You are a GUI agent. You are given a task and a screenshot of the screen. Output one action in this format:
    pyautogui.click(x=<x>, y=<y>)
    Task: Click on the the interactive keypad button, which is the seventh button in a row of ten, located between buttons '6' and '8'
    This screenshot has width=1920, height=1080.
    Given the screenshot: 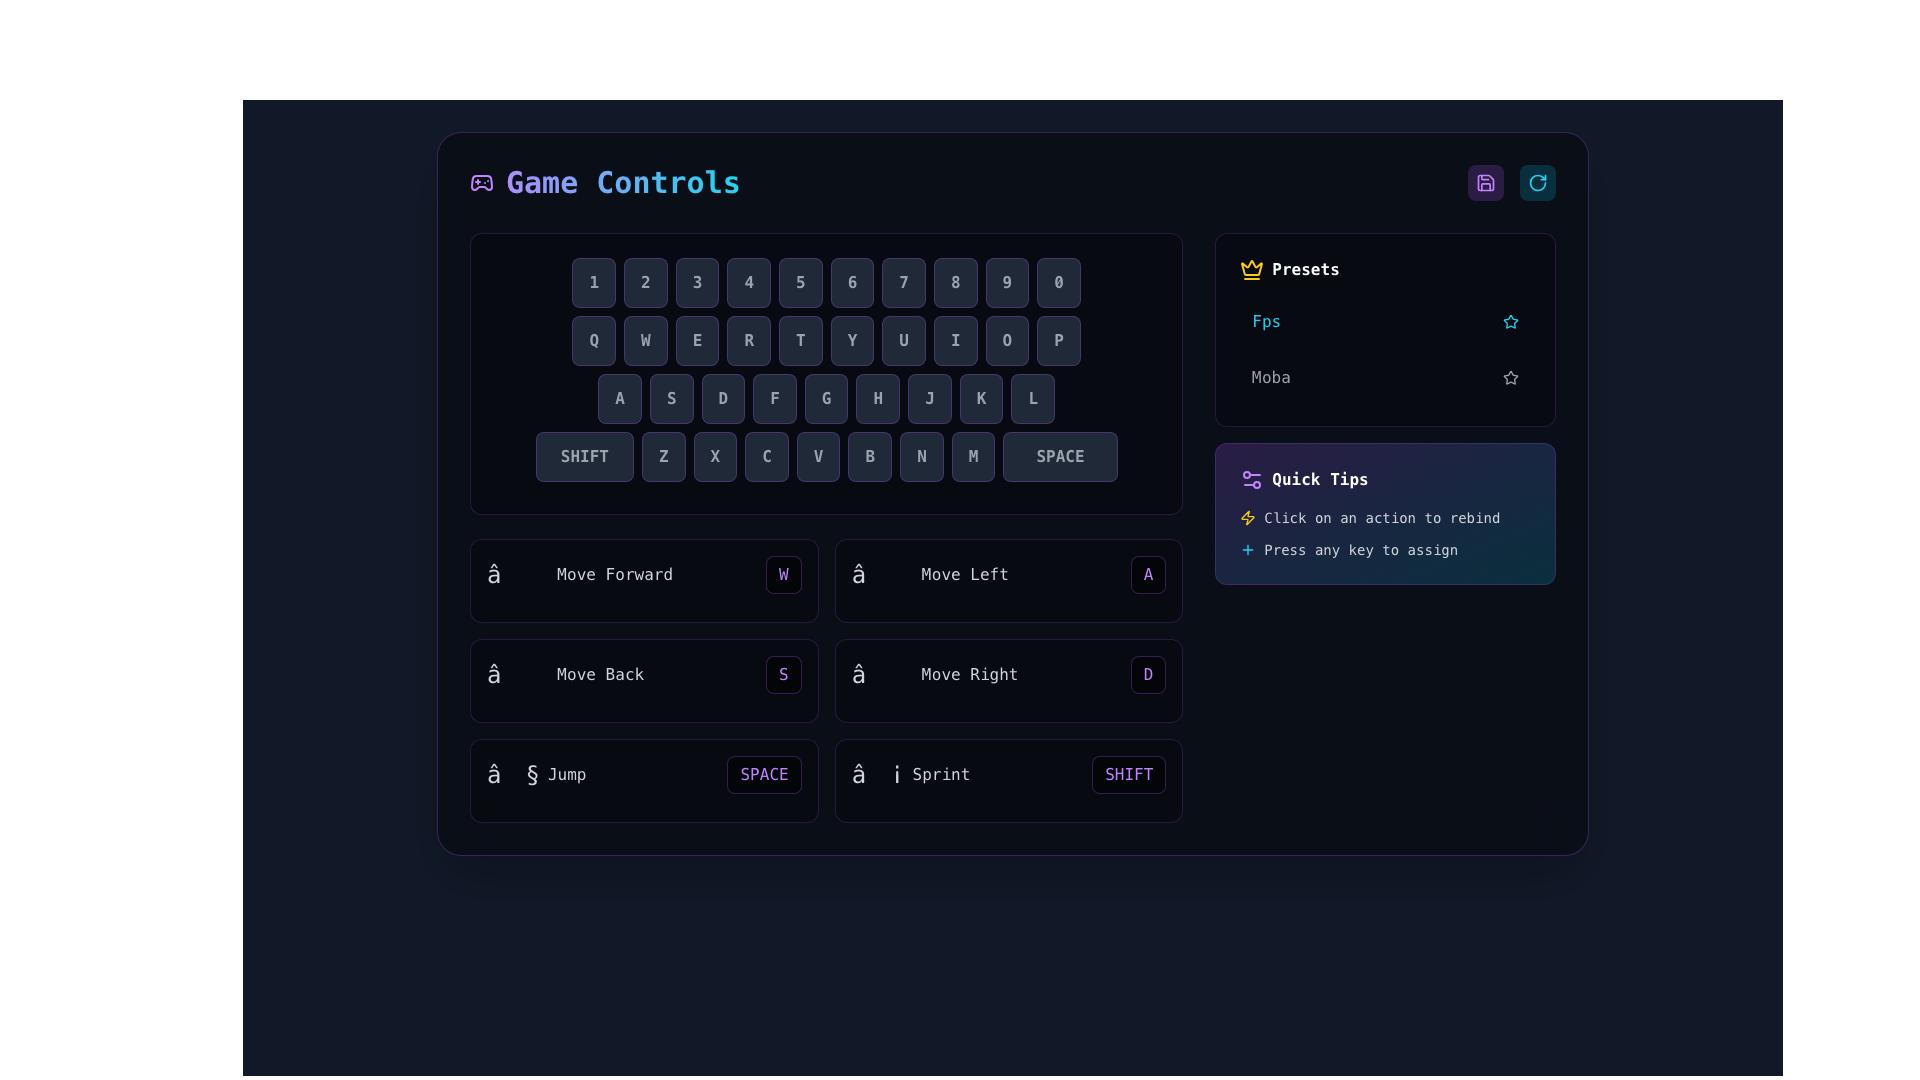 What is the action you would take?
    pyautogui.click(x=903, y=282)
    